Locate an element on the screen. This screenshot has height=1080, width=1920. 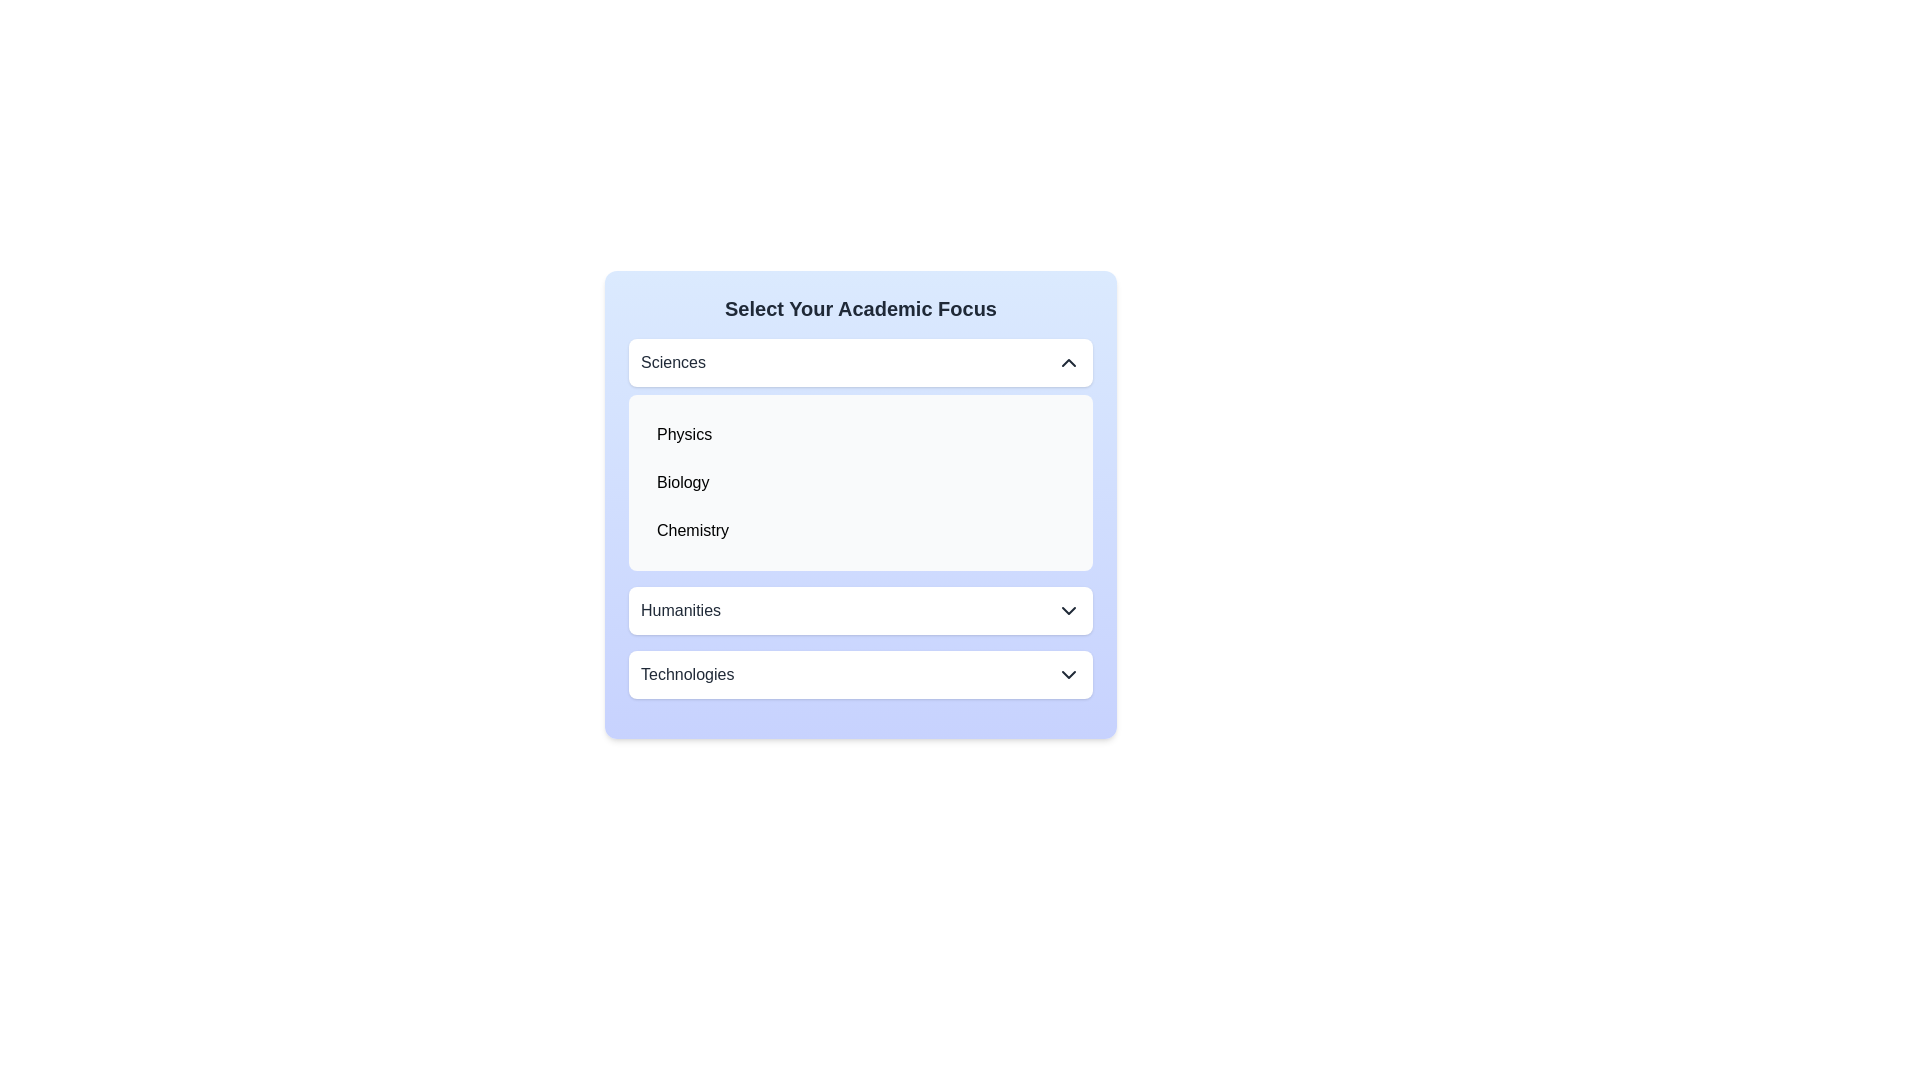
the Dropdown arrow icon located on the right side of the 'Technologies' option is located at coordinates (1068, 675).